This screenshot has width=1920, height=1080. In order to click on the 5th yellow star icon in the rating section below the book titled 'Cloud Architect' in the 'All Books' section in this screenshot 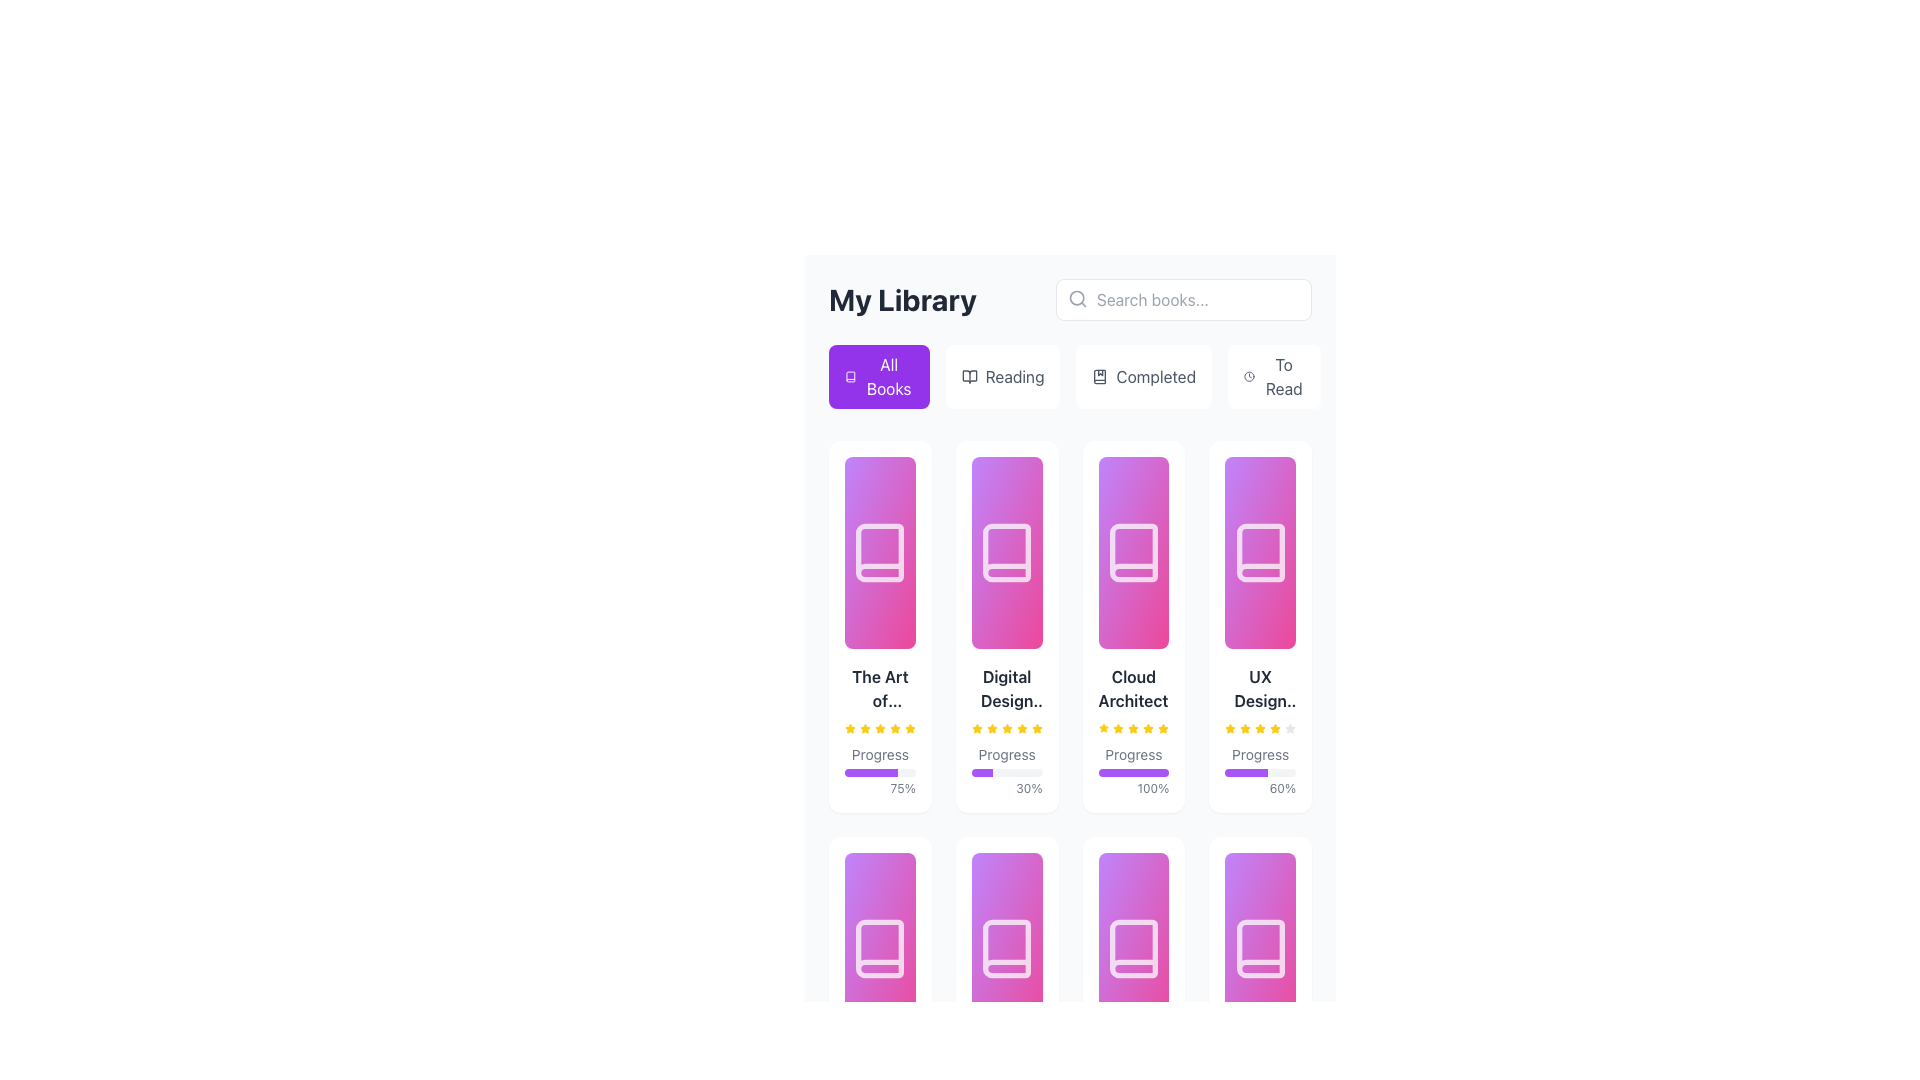, I will do `click(1036, 729)`.